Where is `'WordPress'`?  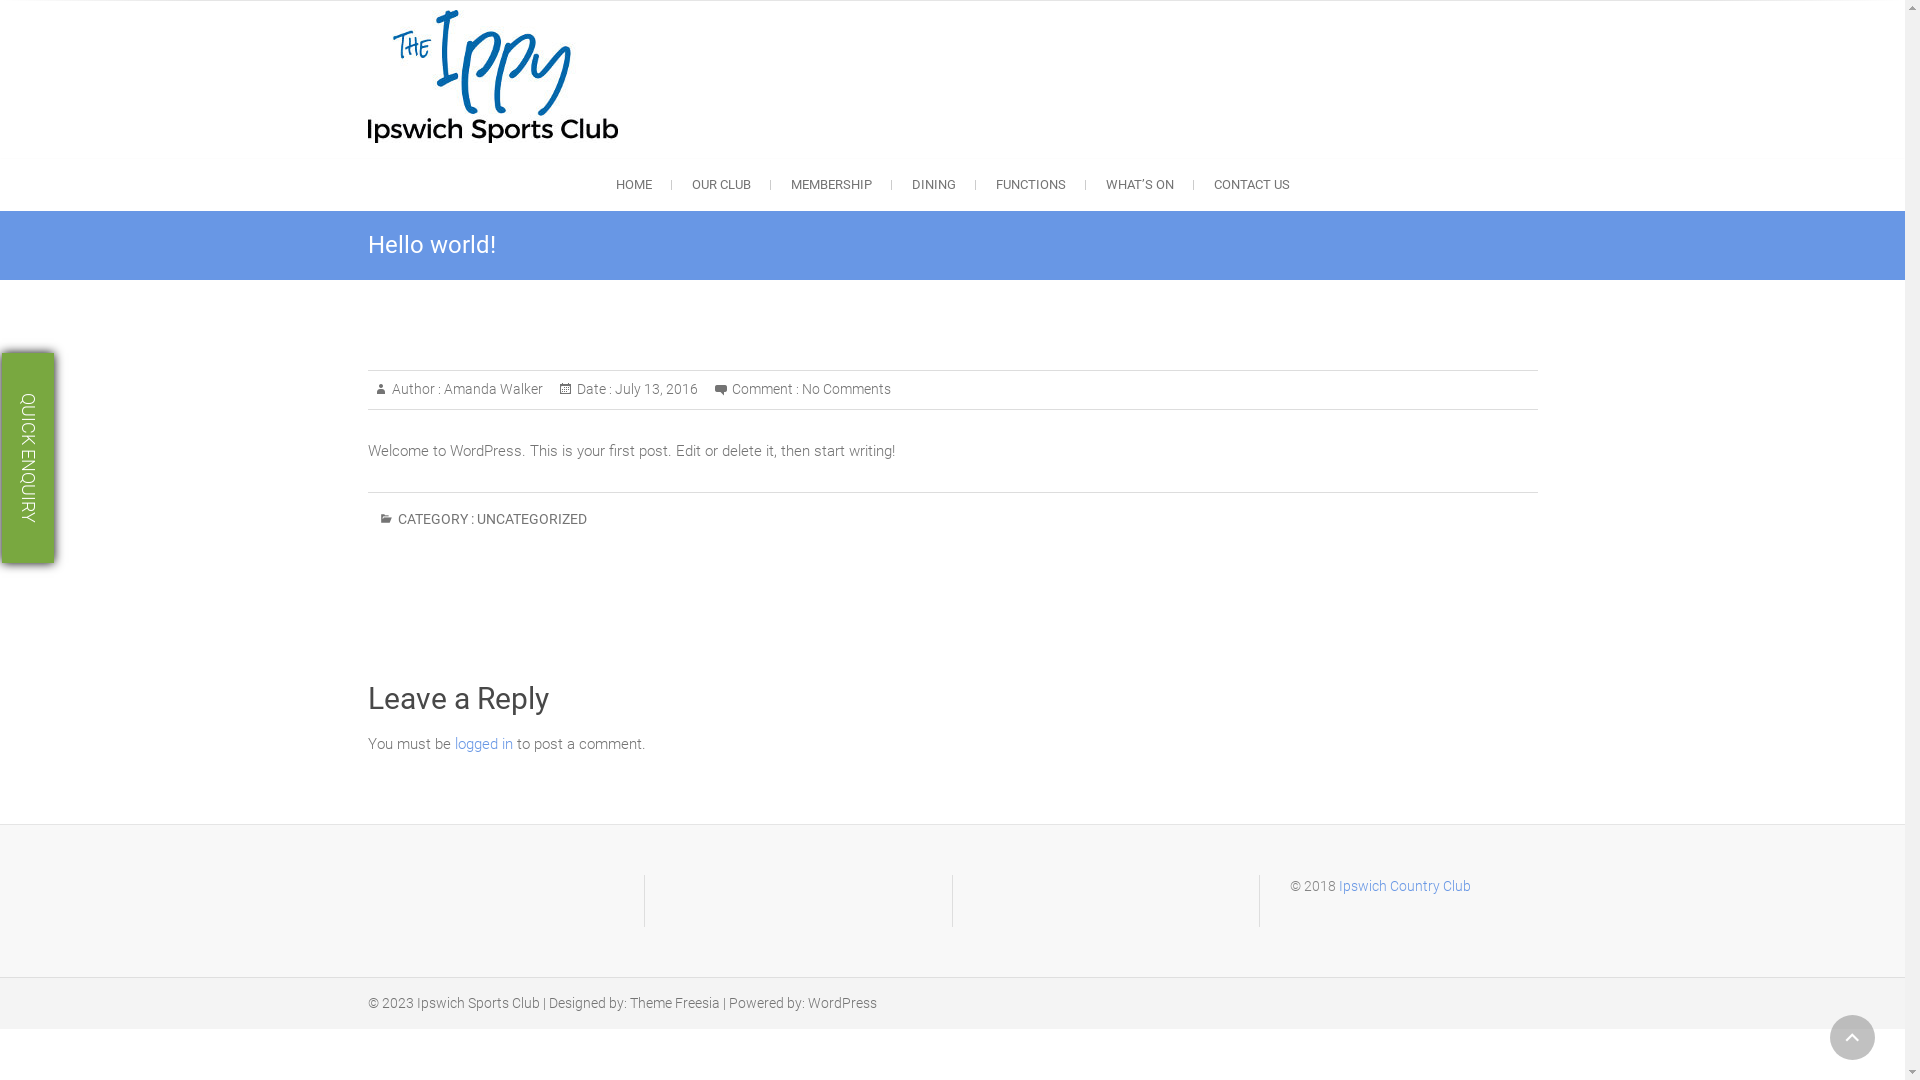 'WordPress' is located at coordinates (842, 1002).